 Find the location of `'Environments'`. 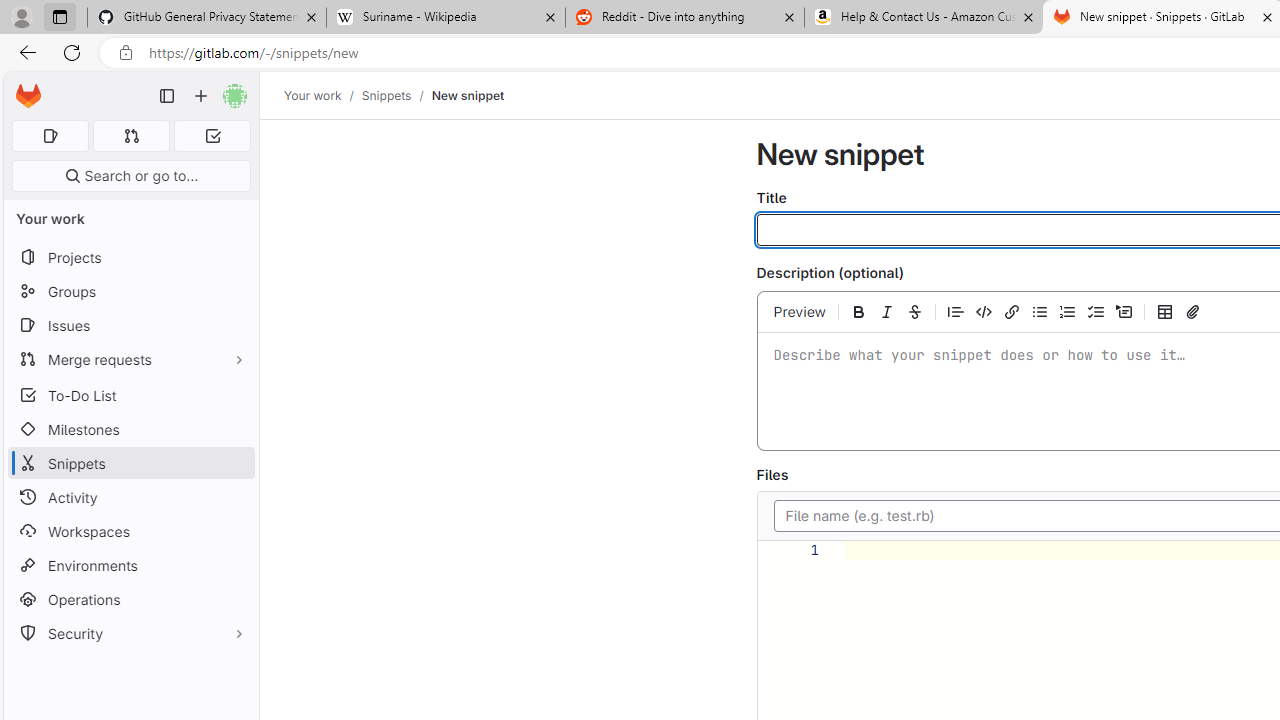

'Environments' is located at coordinates (130, 565).